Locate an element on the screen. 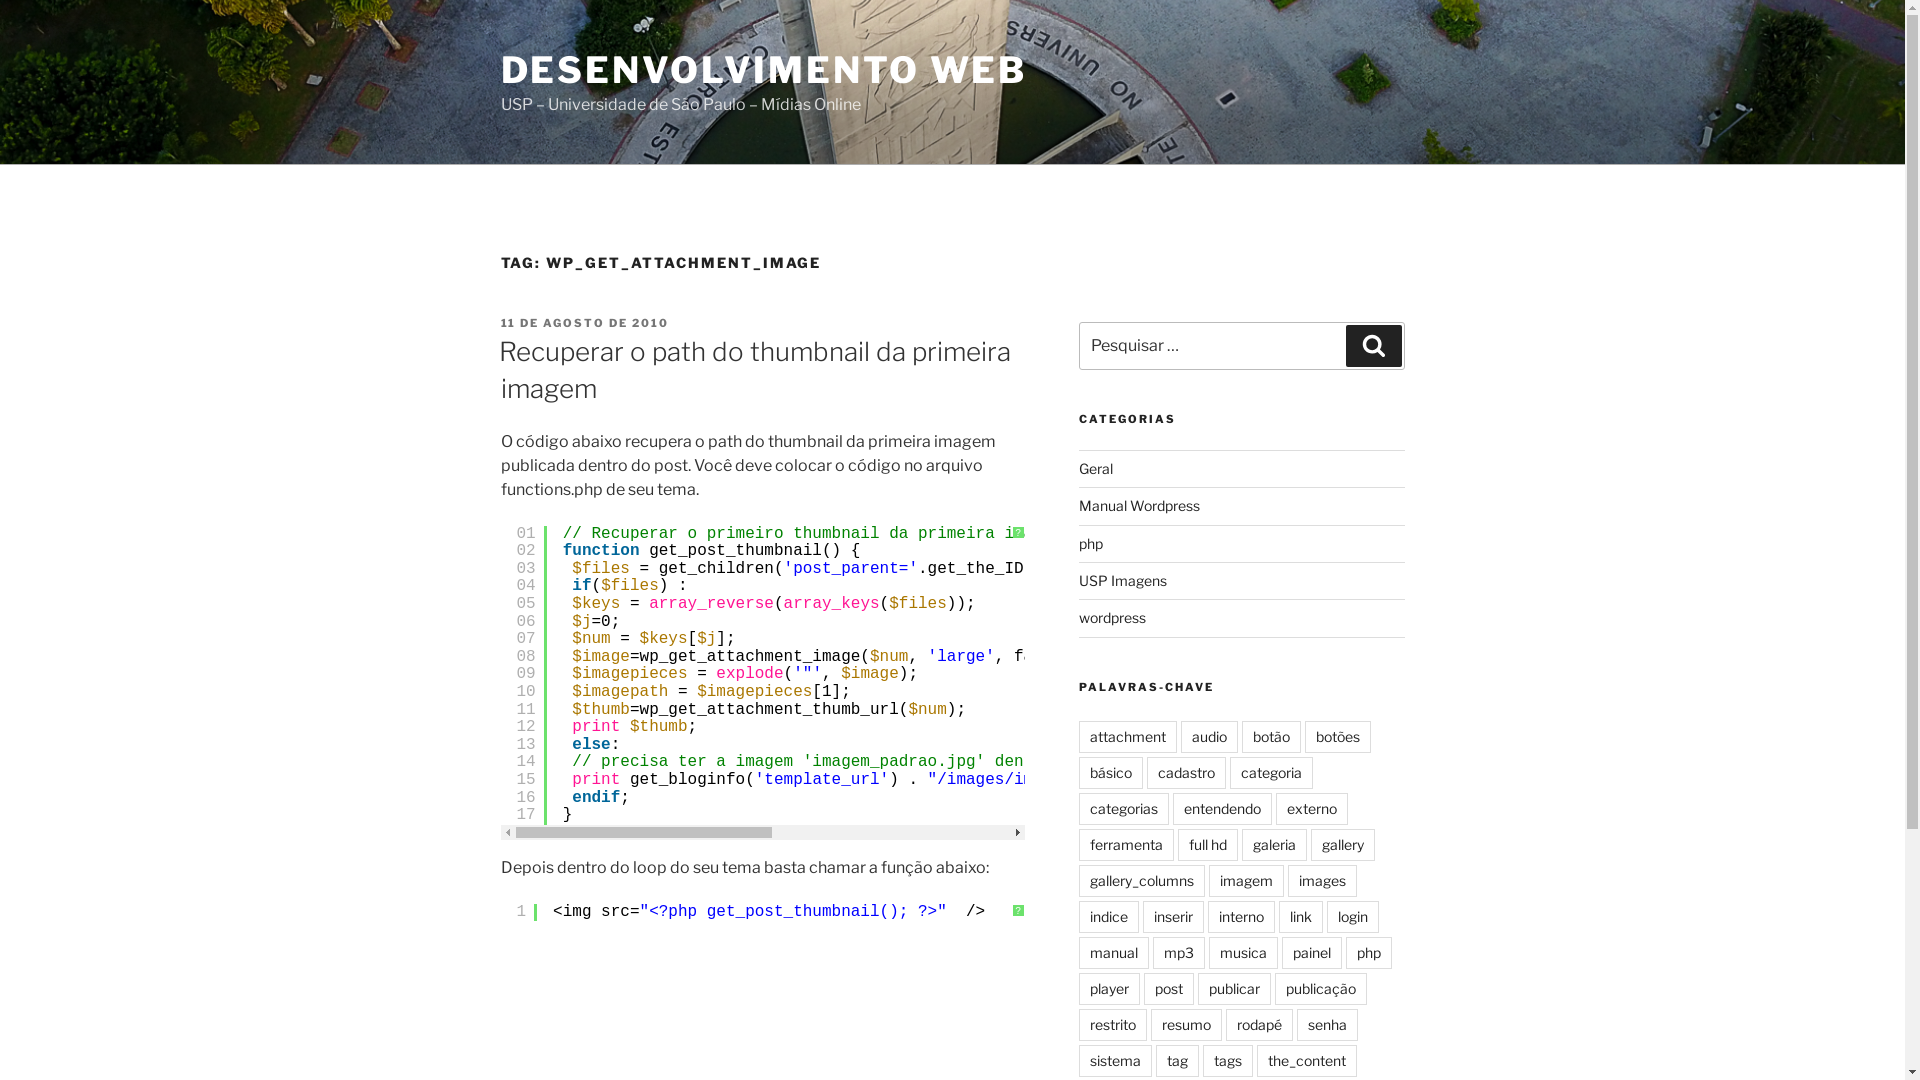 This screenshot has width=1920, height=1080. 'audio' is located at coordinates (1208, 736).